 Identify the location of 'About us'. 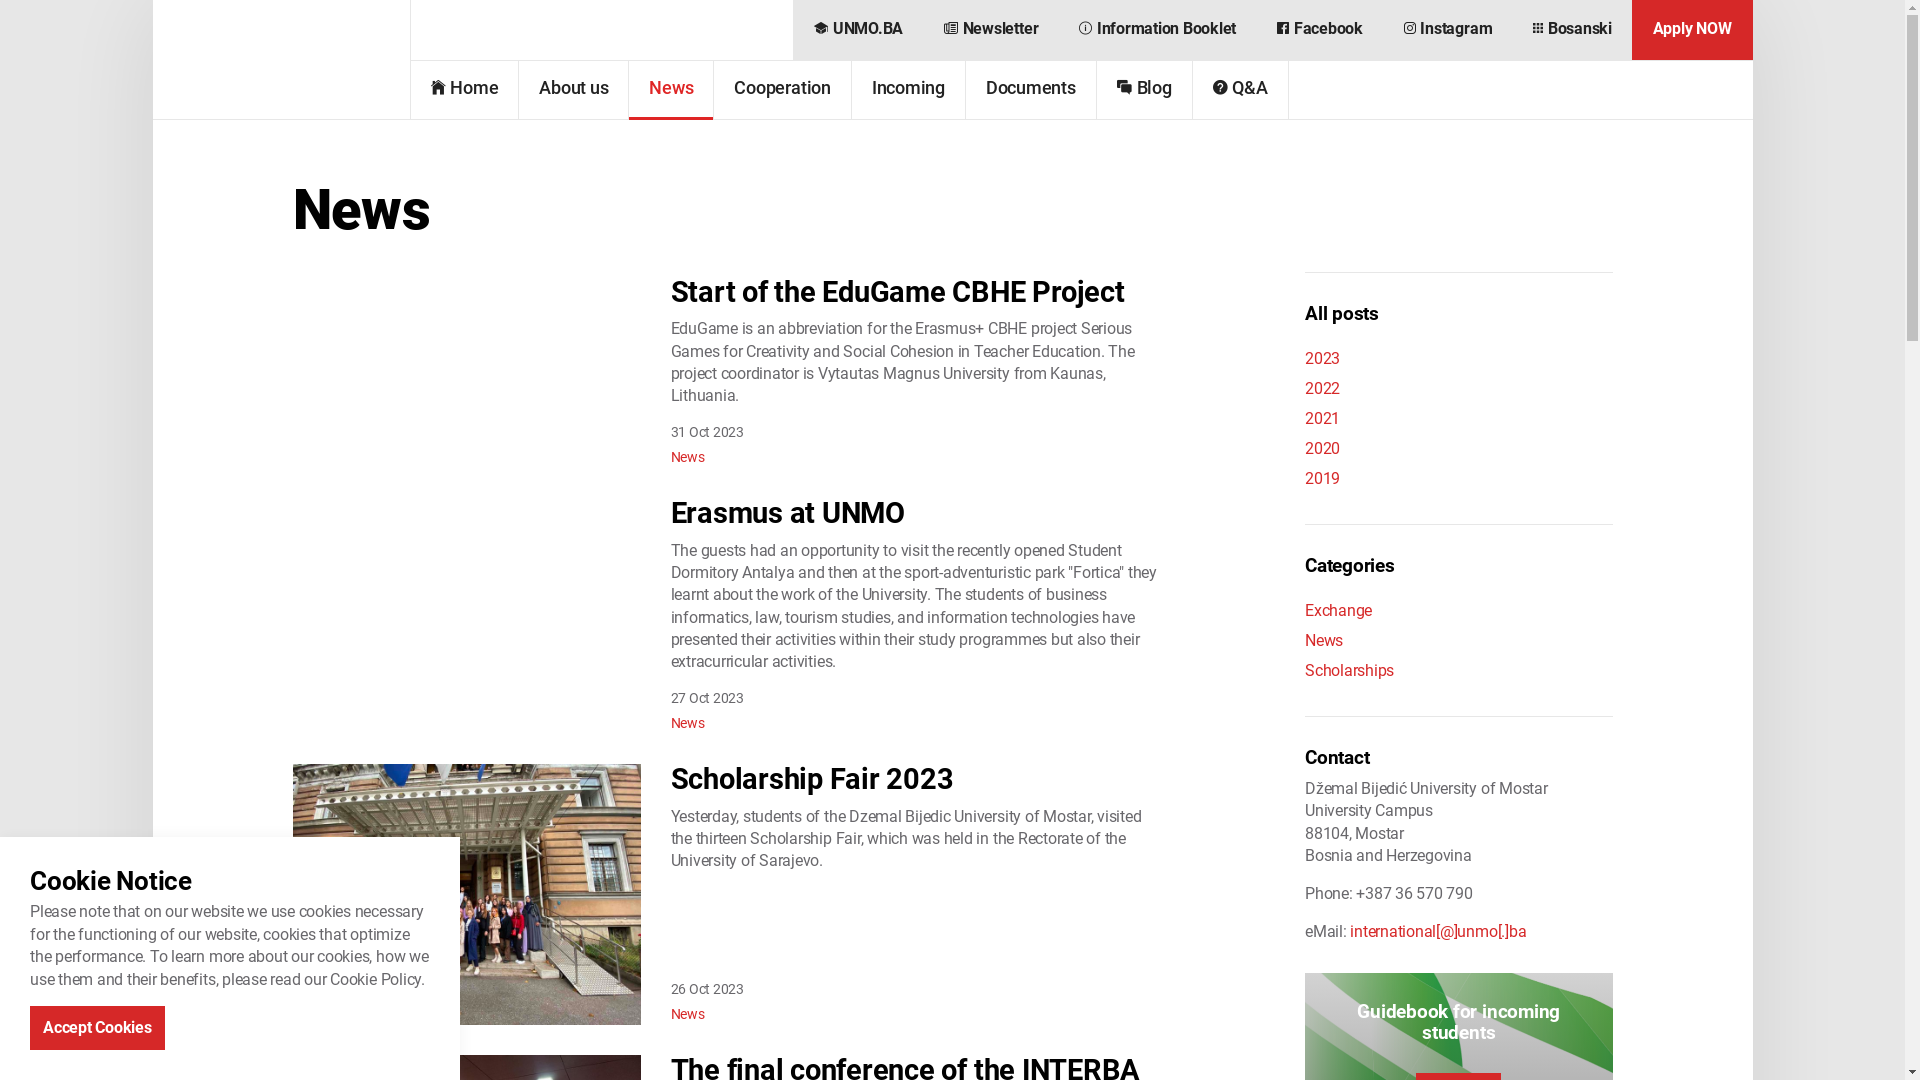
(572, 88).